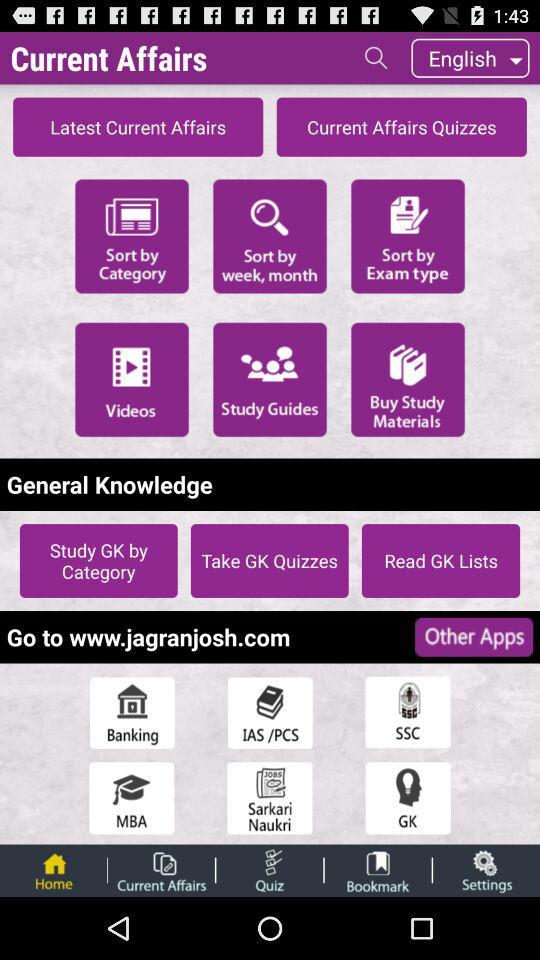  What do you see at coordinates (441, 560) in the screenshot?
I see `the item to the right of the take gk quizzes button` at bounding box center [441, 560].